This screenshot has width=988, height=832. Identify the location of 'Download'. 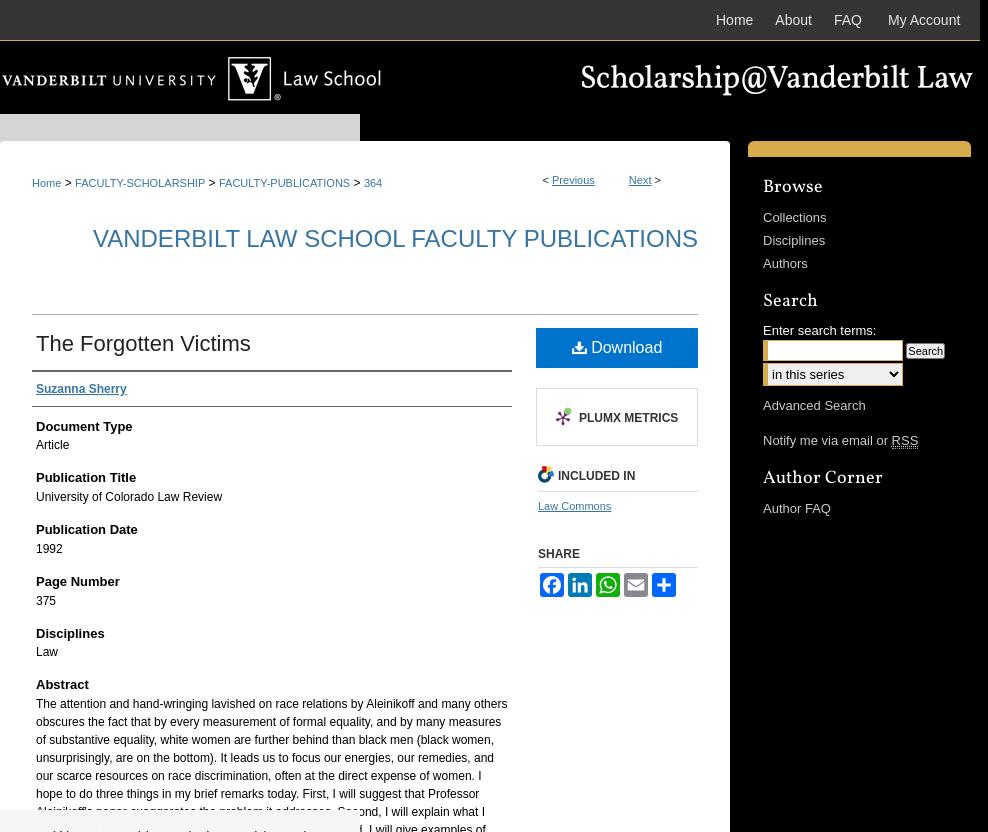
(623, 346).